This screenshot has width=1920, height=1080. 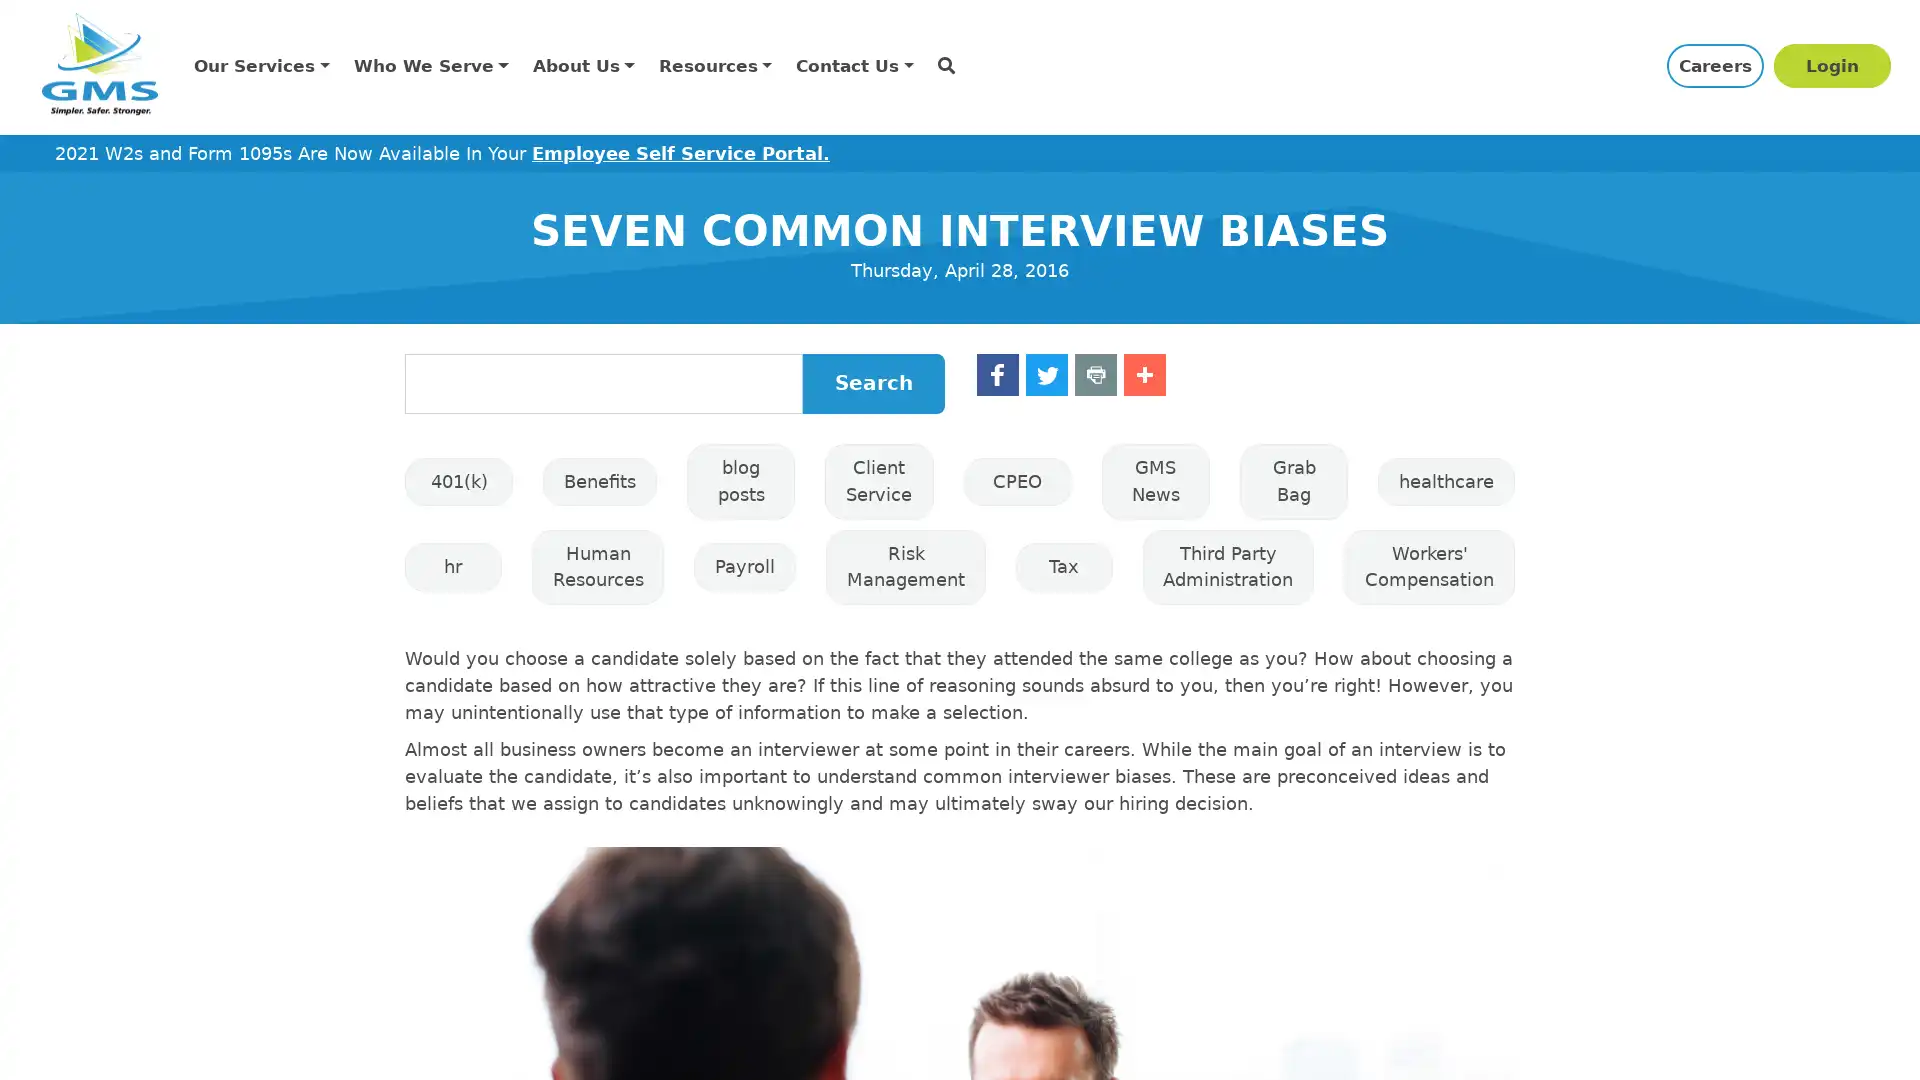 I want to click on Share to More More 1, so click(x=1345, y=377).